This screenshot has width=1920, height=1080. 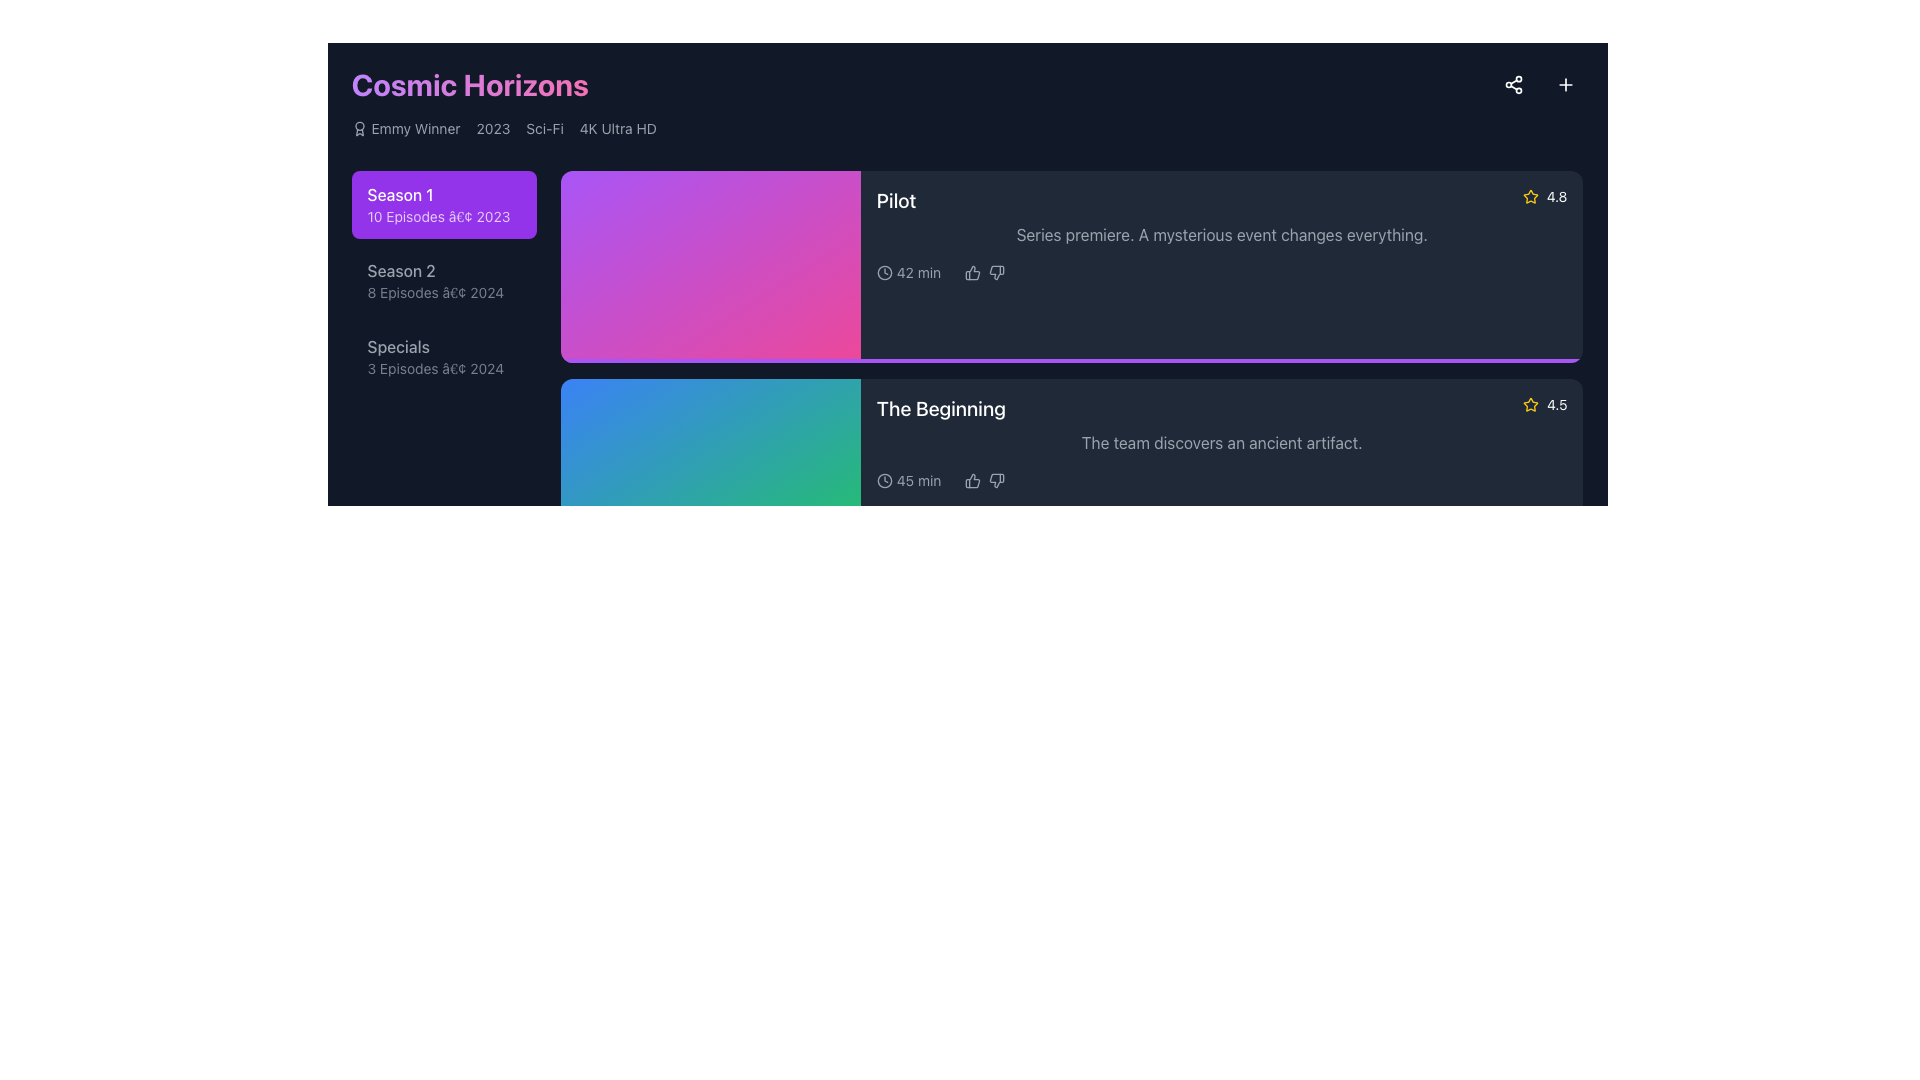 I want to click on the text element that provides descriptive details about the Specials section, which includes the number of episodes available and the associated year, located under the 'Specials' title, so click(x=443, y=369).